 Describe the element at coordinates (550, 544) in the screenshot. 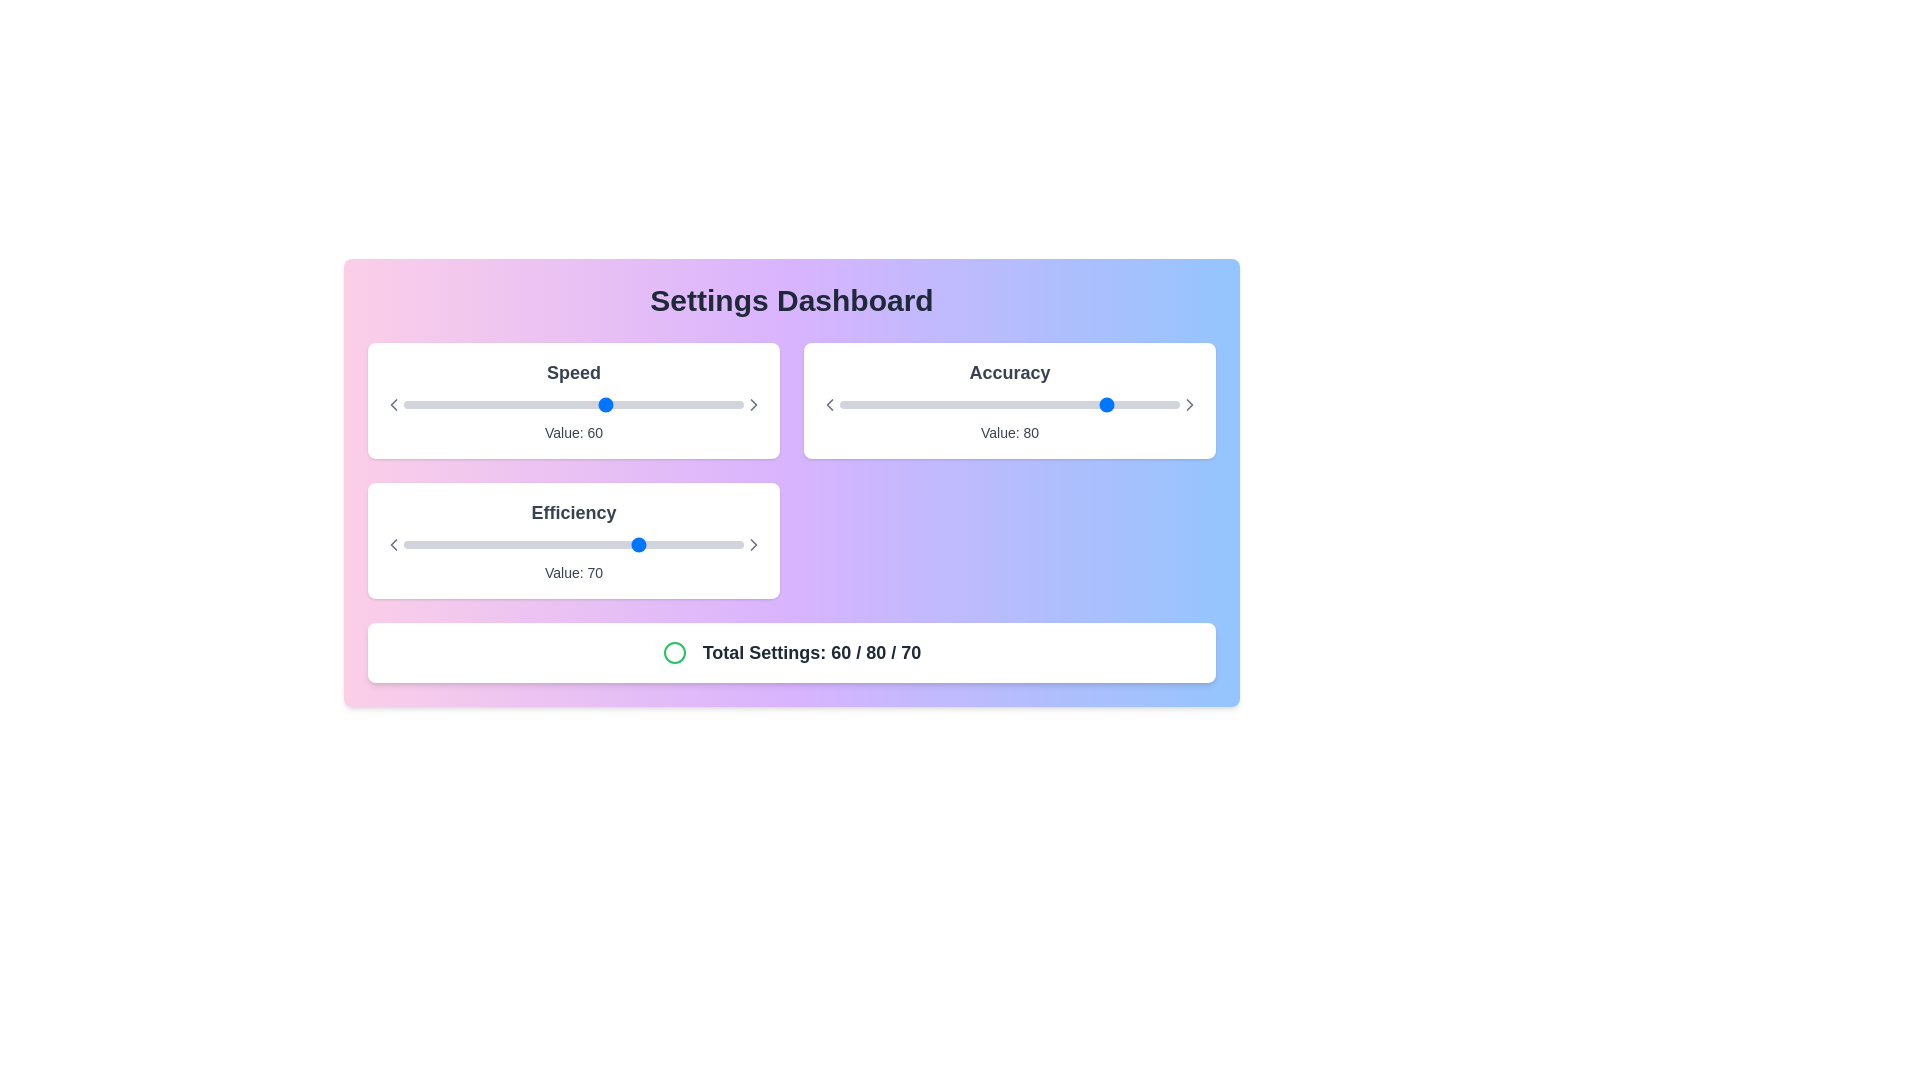

I see `efficiency` at that location.